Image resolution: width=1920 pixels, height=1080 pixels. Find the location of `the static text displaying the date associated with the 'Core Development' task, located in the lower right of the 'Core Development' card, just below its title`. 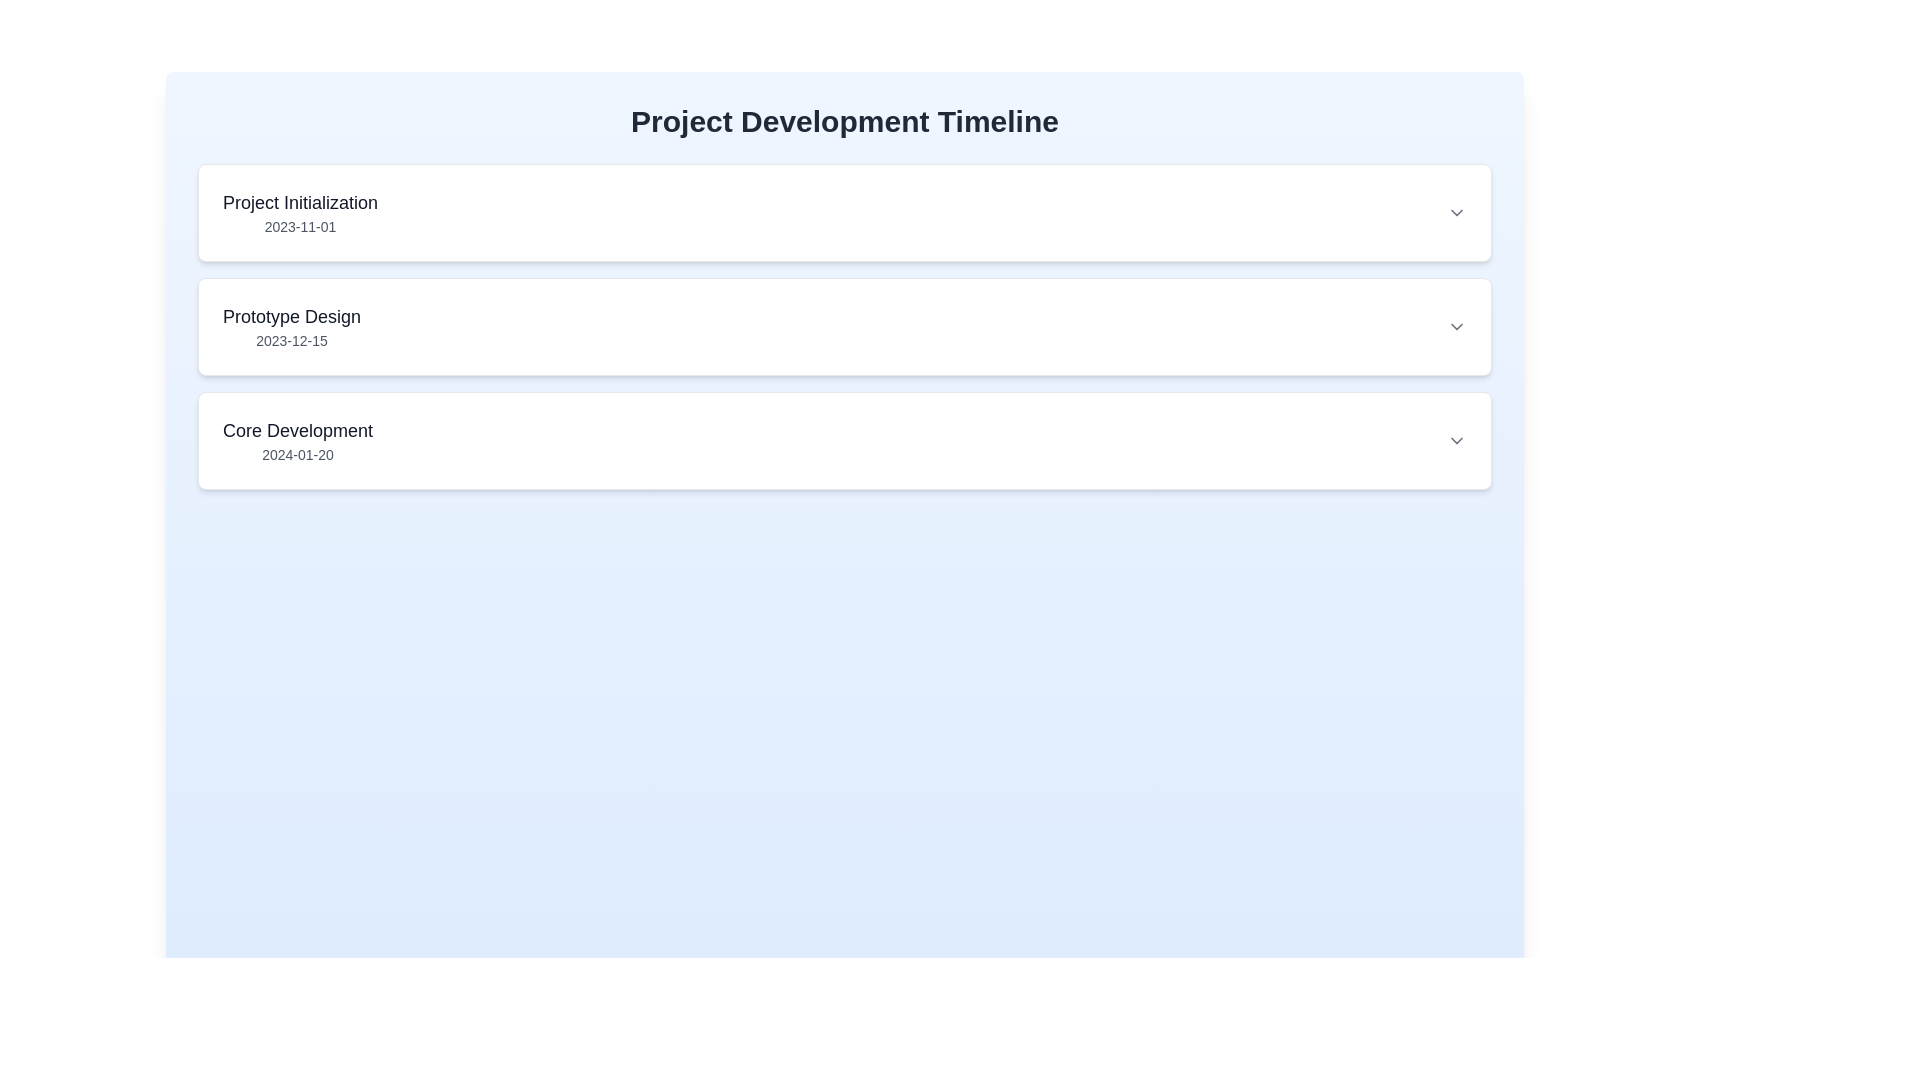

the static text displaying the date associated with the 'Core Development' task, located in the lower right of the 'Core Development' card, just below its title is located at coordinates (296, 455).